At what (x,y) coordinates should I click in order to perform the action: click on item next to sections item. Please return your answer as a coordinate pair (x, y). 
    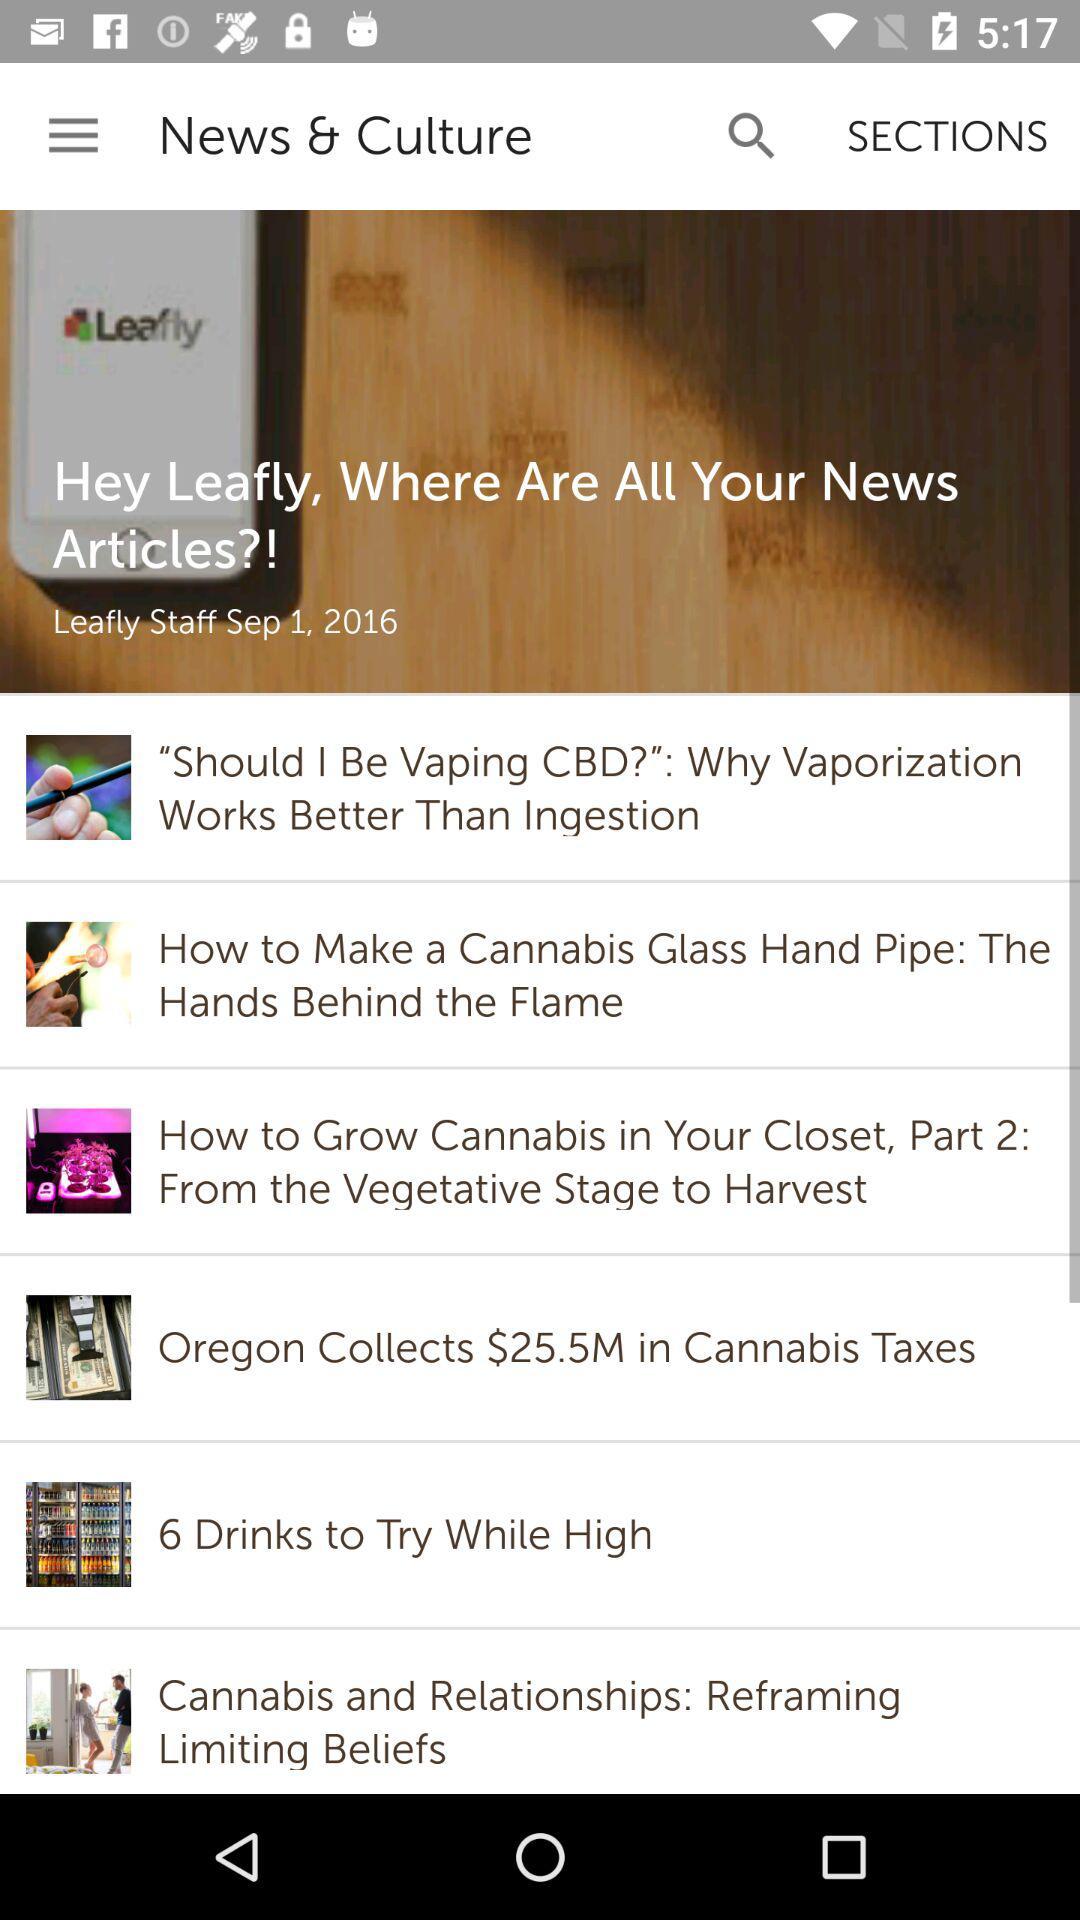
    Looking at the image, I should click on (752, 135).